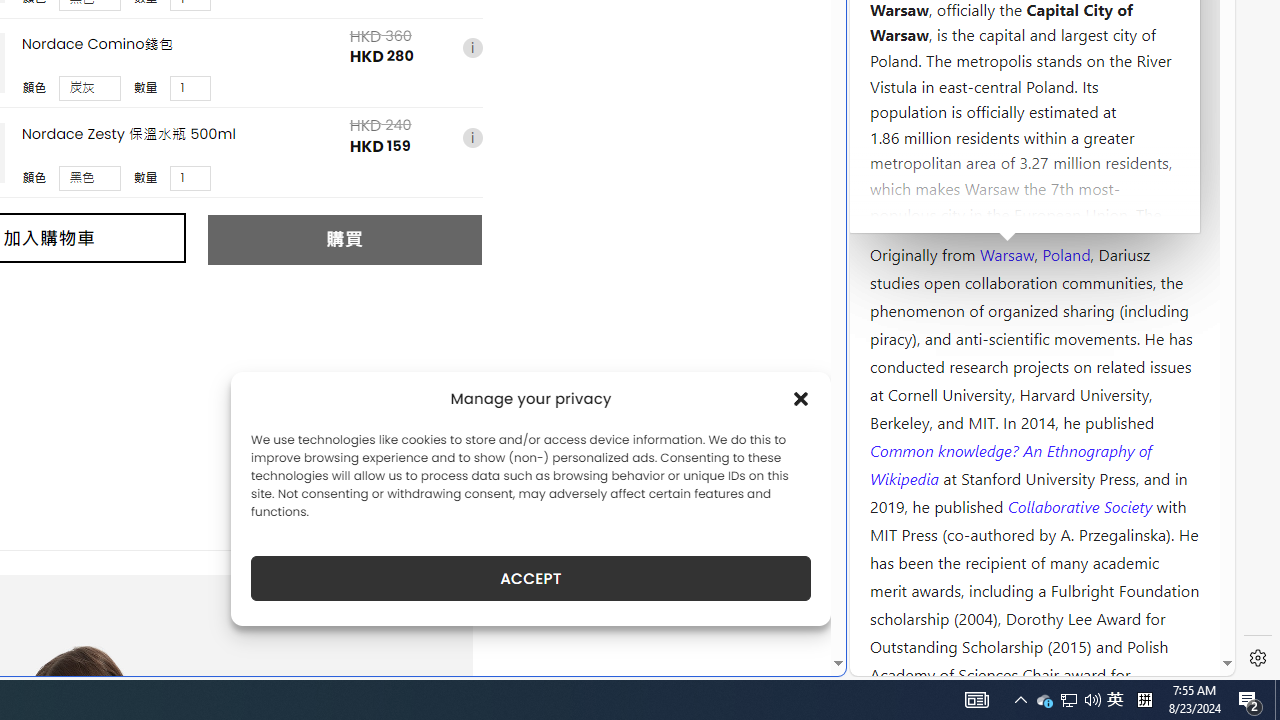 The height and width of the screenshot is (720, 1280). What do you see at coordinates (1006, 252) in the screenshot?
I see `'Warsaw'` at bounding box center [1006, 252].